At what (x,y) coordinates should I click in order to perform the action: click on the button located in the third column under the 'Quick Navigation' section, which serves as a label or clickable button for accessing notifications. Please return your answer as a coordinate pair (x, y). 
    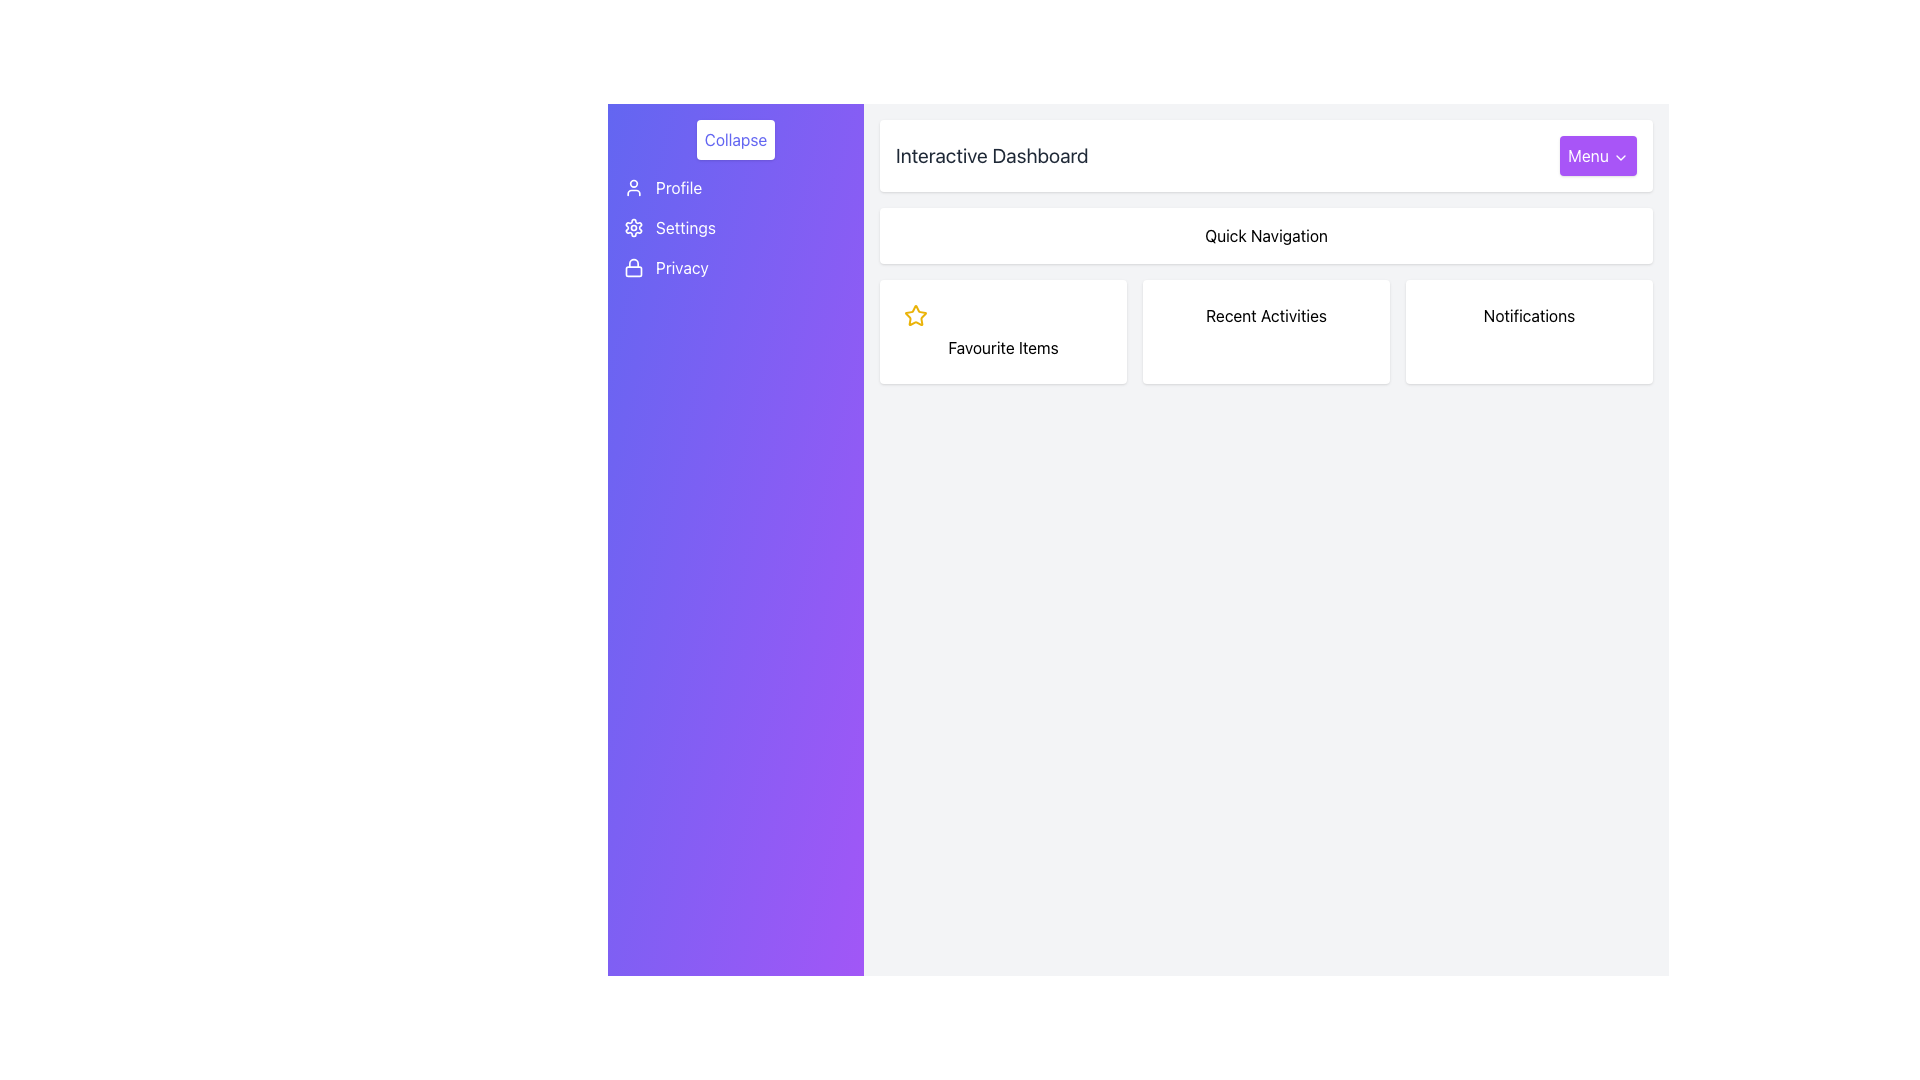
    Looking at the image, I should click on (1528, 330).